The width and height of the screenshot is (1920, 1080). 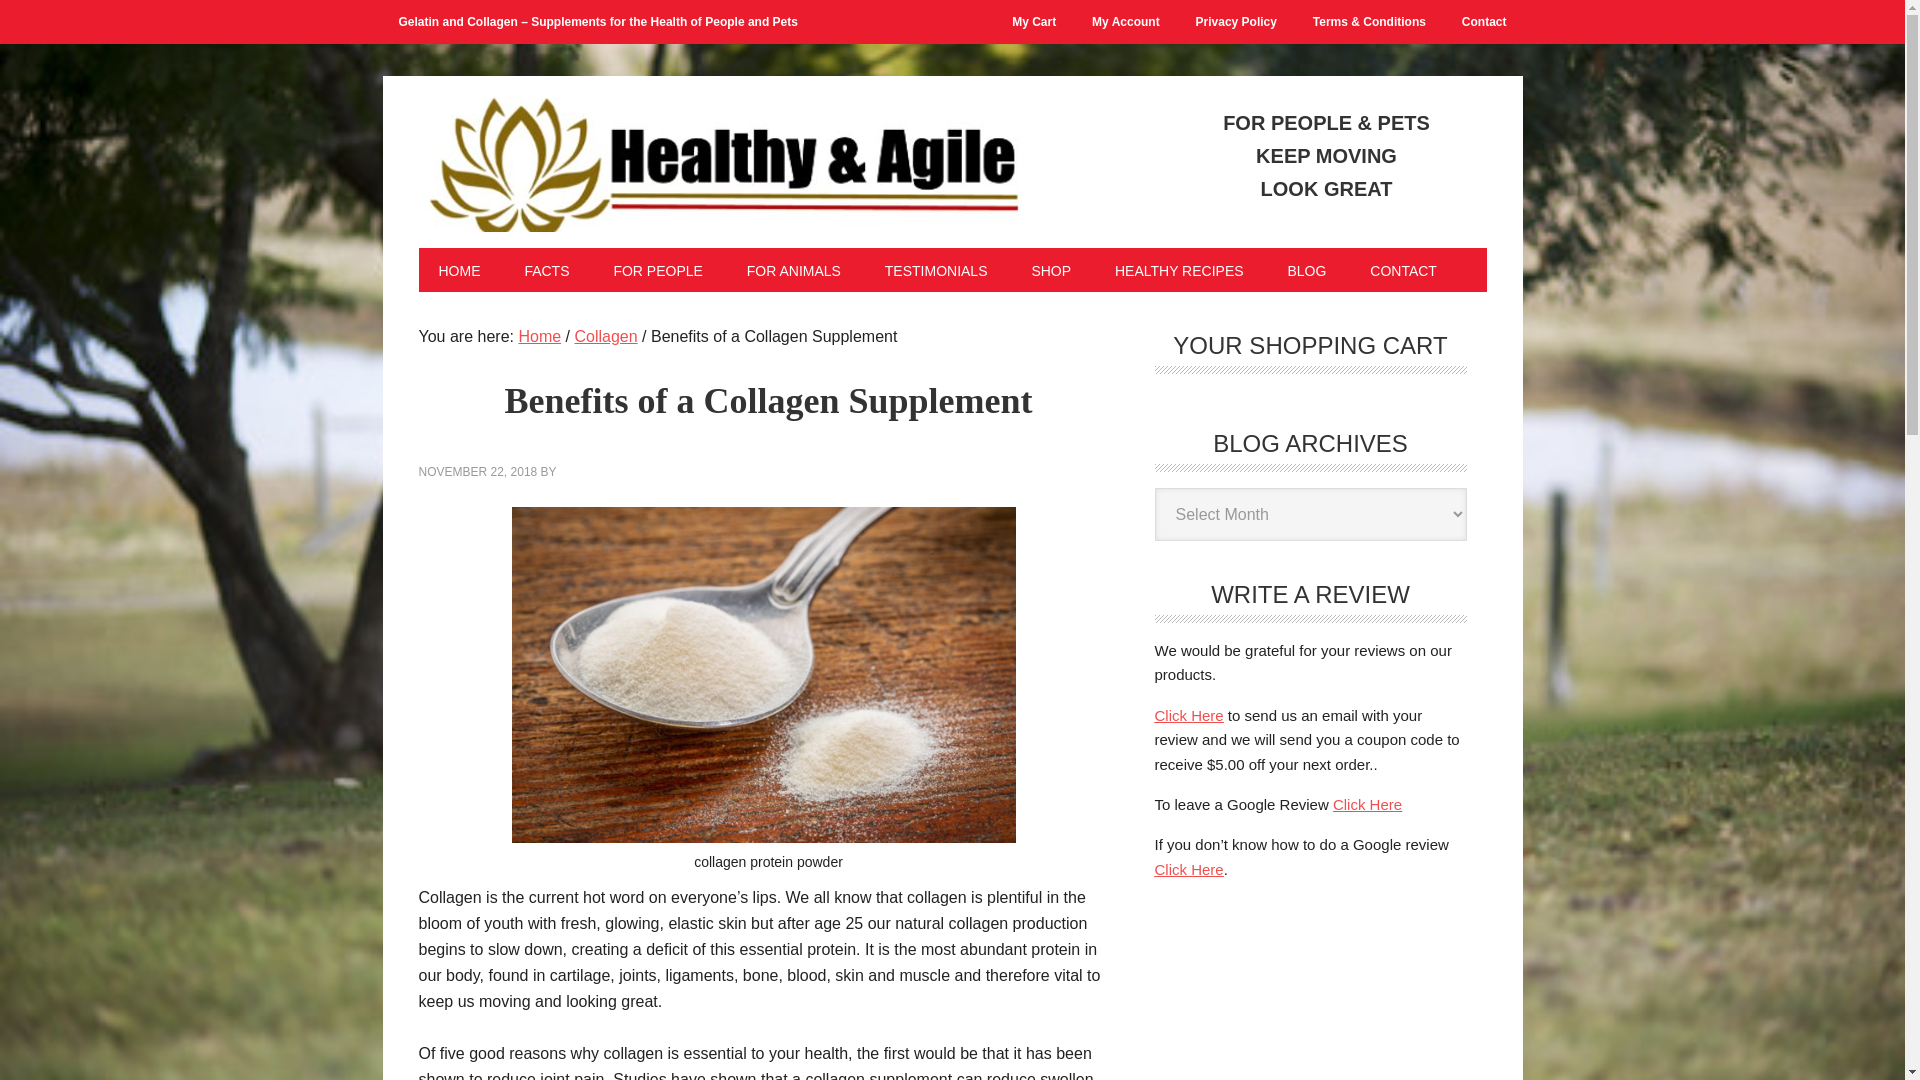 What do you see at coordinates (718, 156) in the screenshot?
I see `'HEALTHY AND AGILE'` at bounding box center [718, 156].